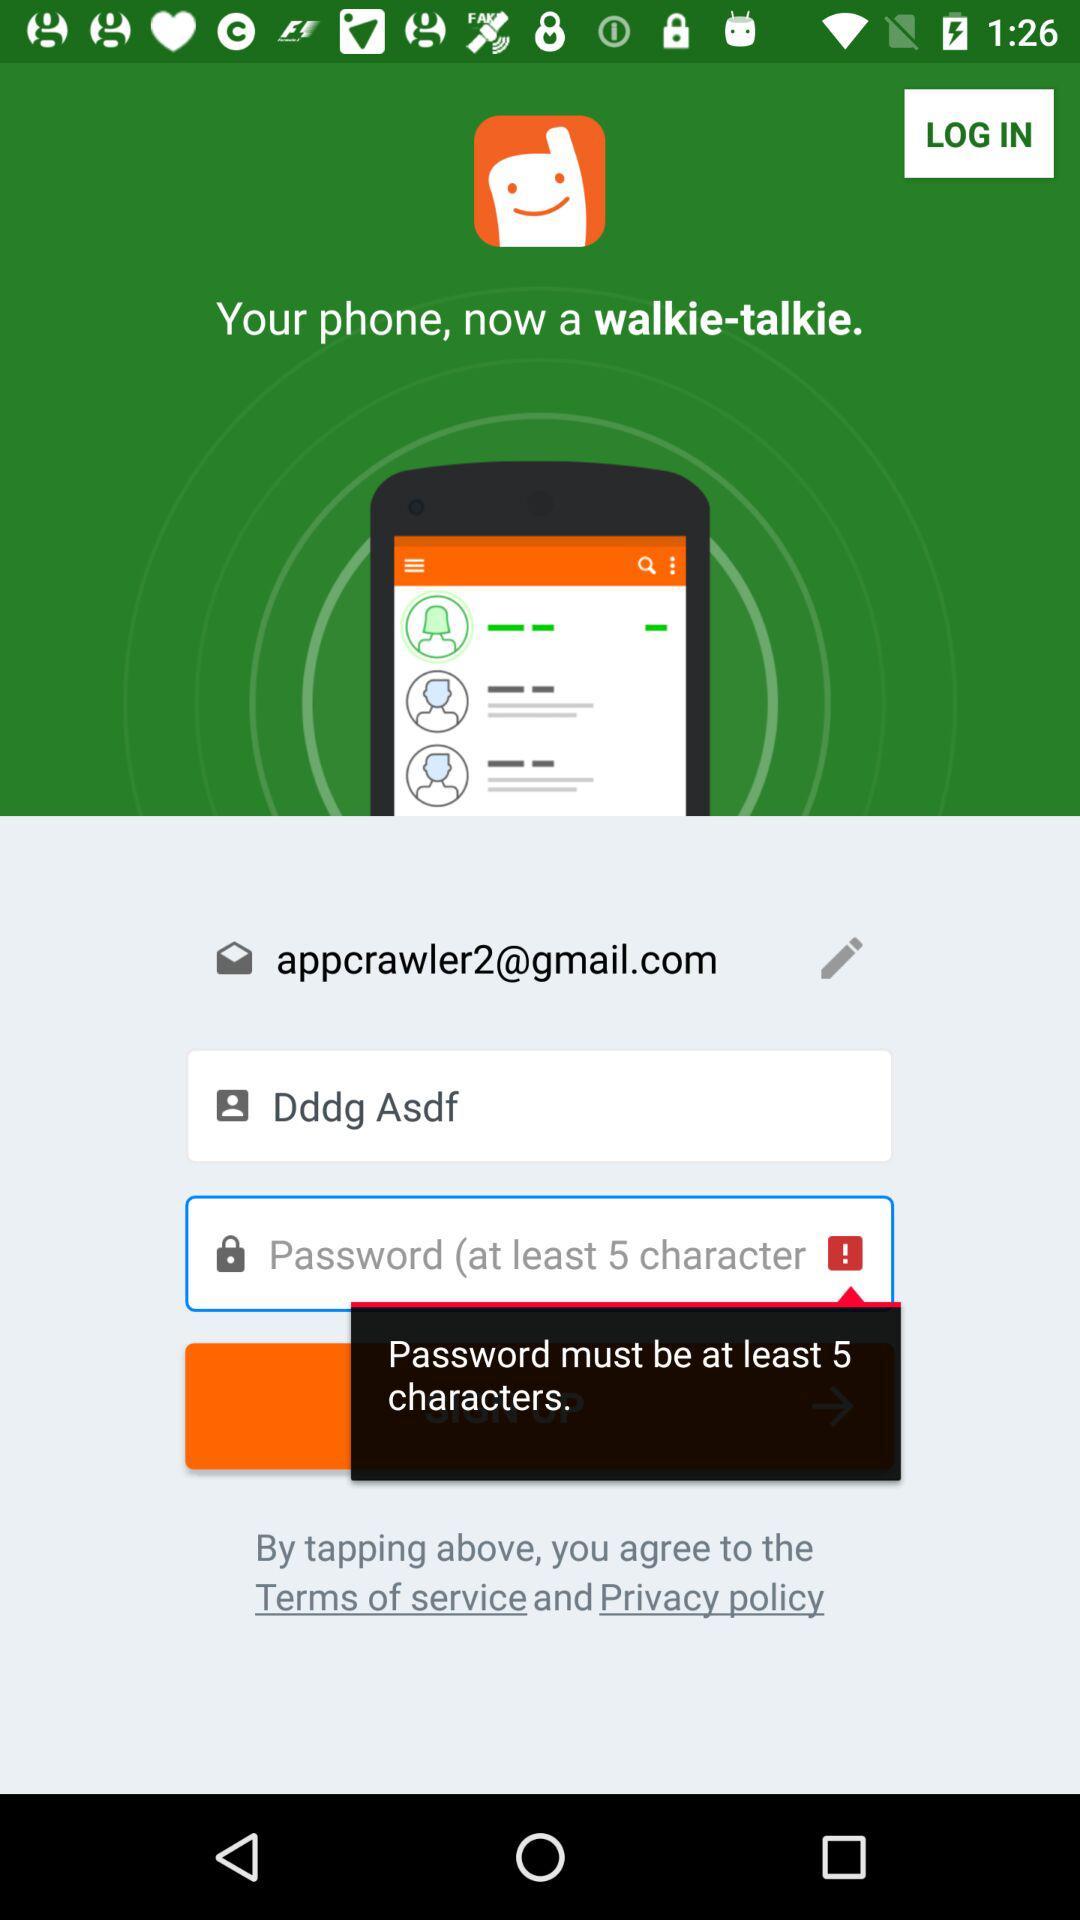 The width and height of the screenshot is (1080, 1920). Describe the element at coordinates (538, 1405) in the screenshot. I see `the sign up` at that location.